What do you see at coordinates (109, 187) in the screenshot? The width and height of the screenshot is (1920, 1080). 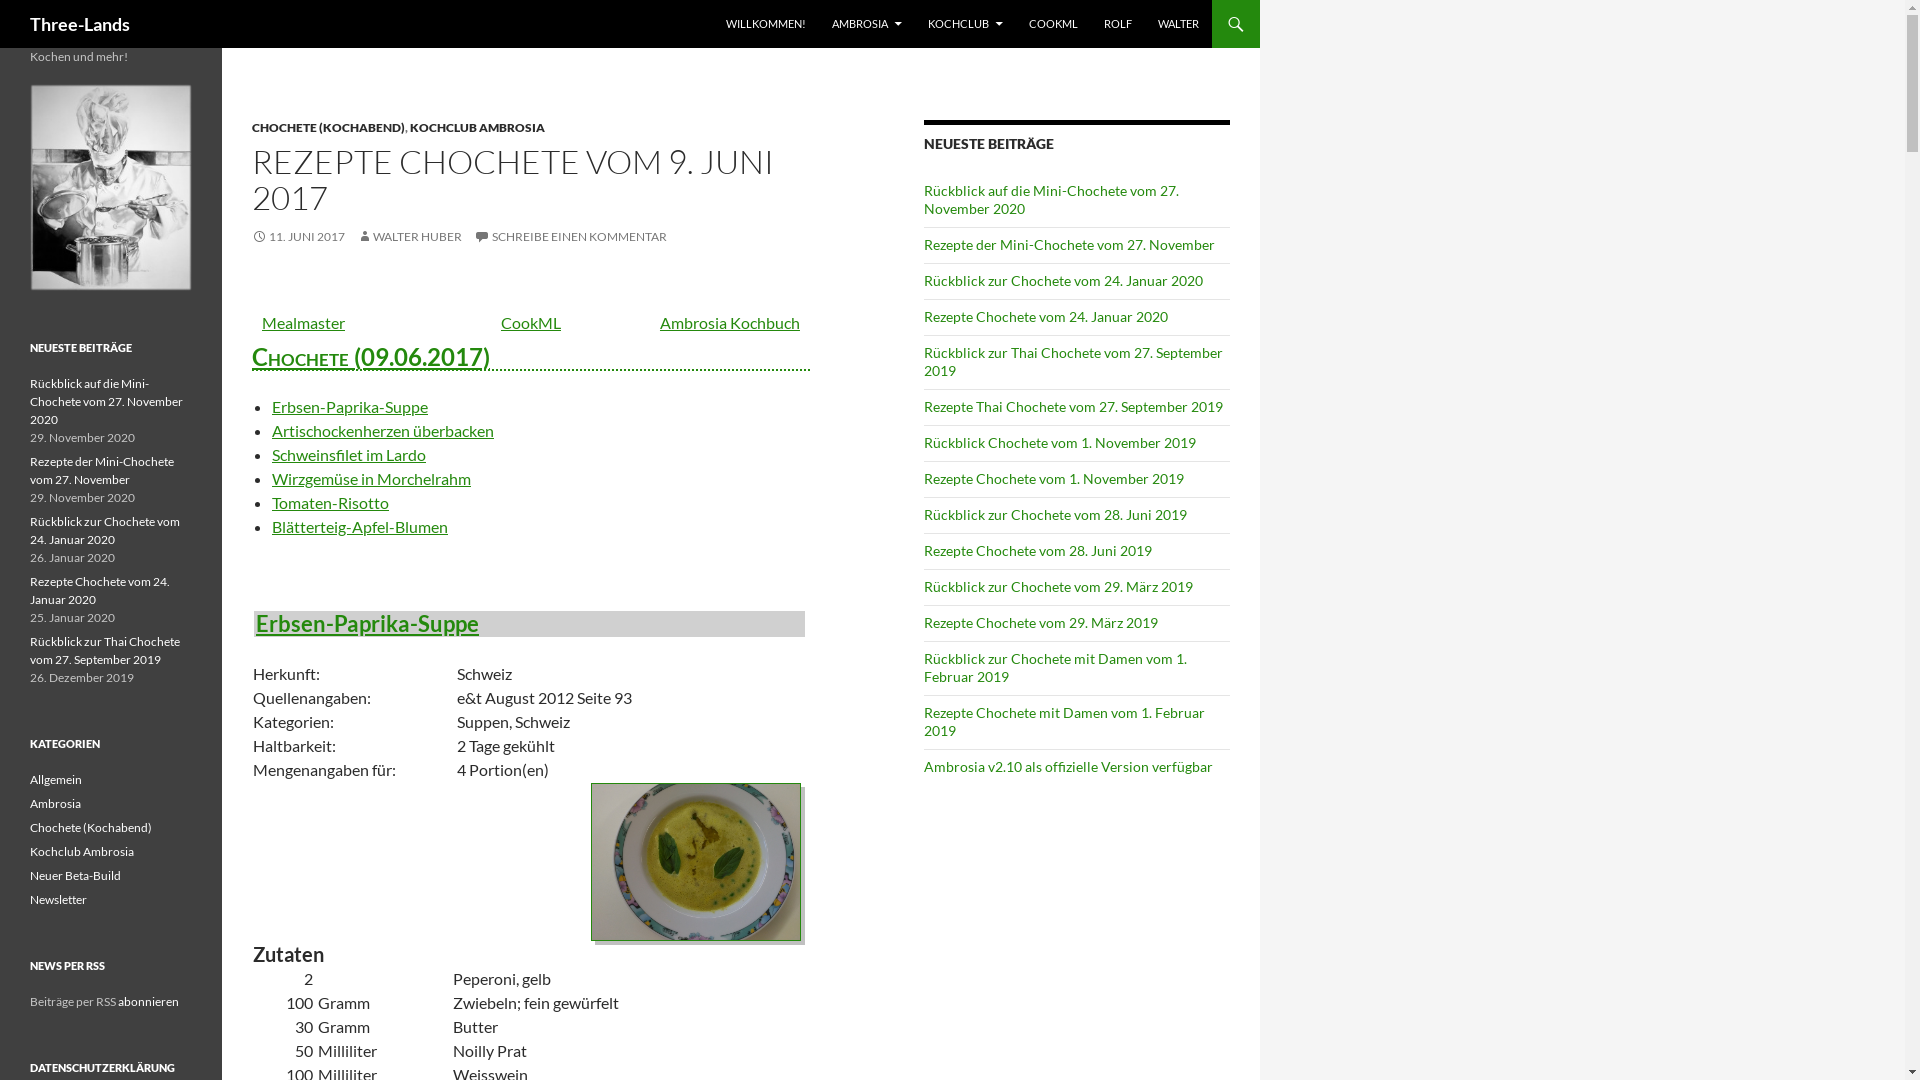 I see `'Ambrosia Logo'` at bounding box center [109, 187].